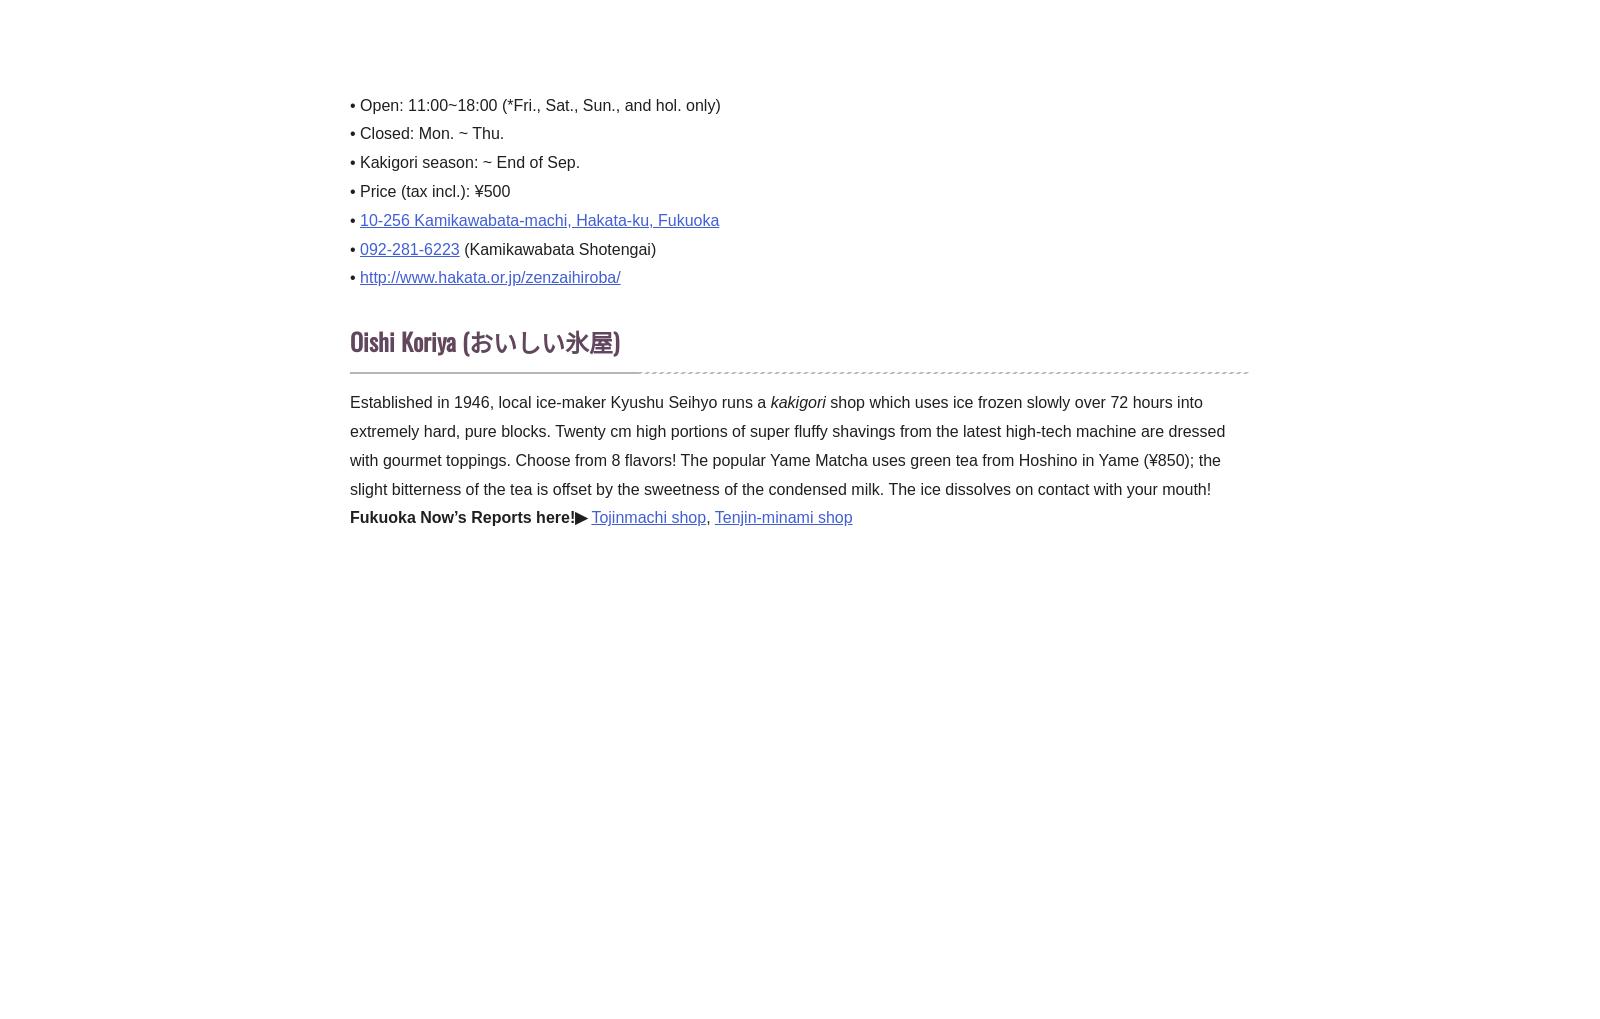  I want to click on 'shop which uses ice frozen slowly over 72 hours into extremely hard, pure blocks. Twenty cm high portions of super fluffy shavings from the latest high-tech machine are dressed with gourmet toppings. Choose from 8 flavors! The popular Yame Matcha uses green tea from Hoshino in Yame (¥850); the slight bitterness of the tea is offset by the sweetness of the condensed milk. The ice dissolves on contact with your mouth!', so click(787, 445).